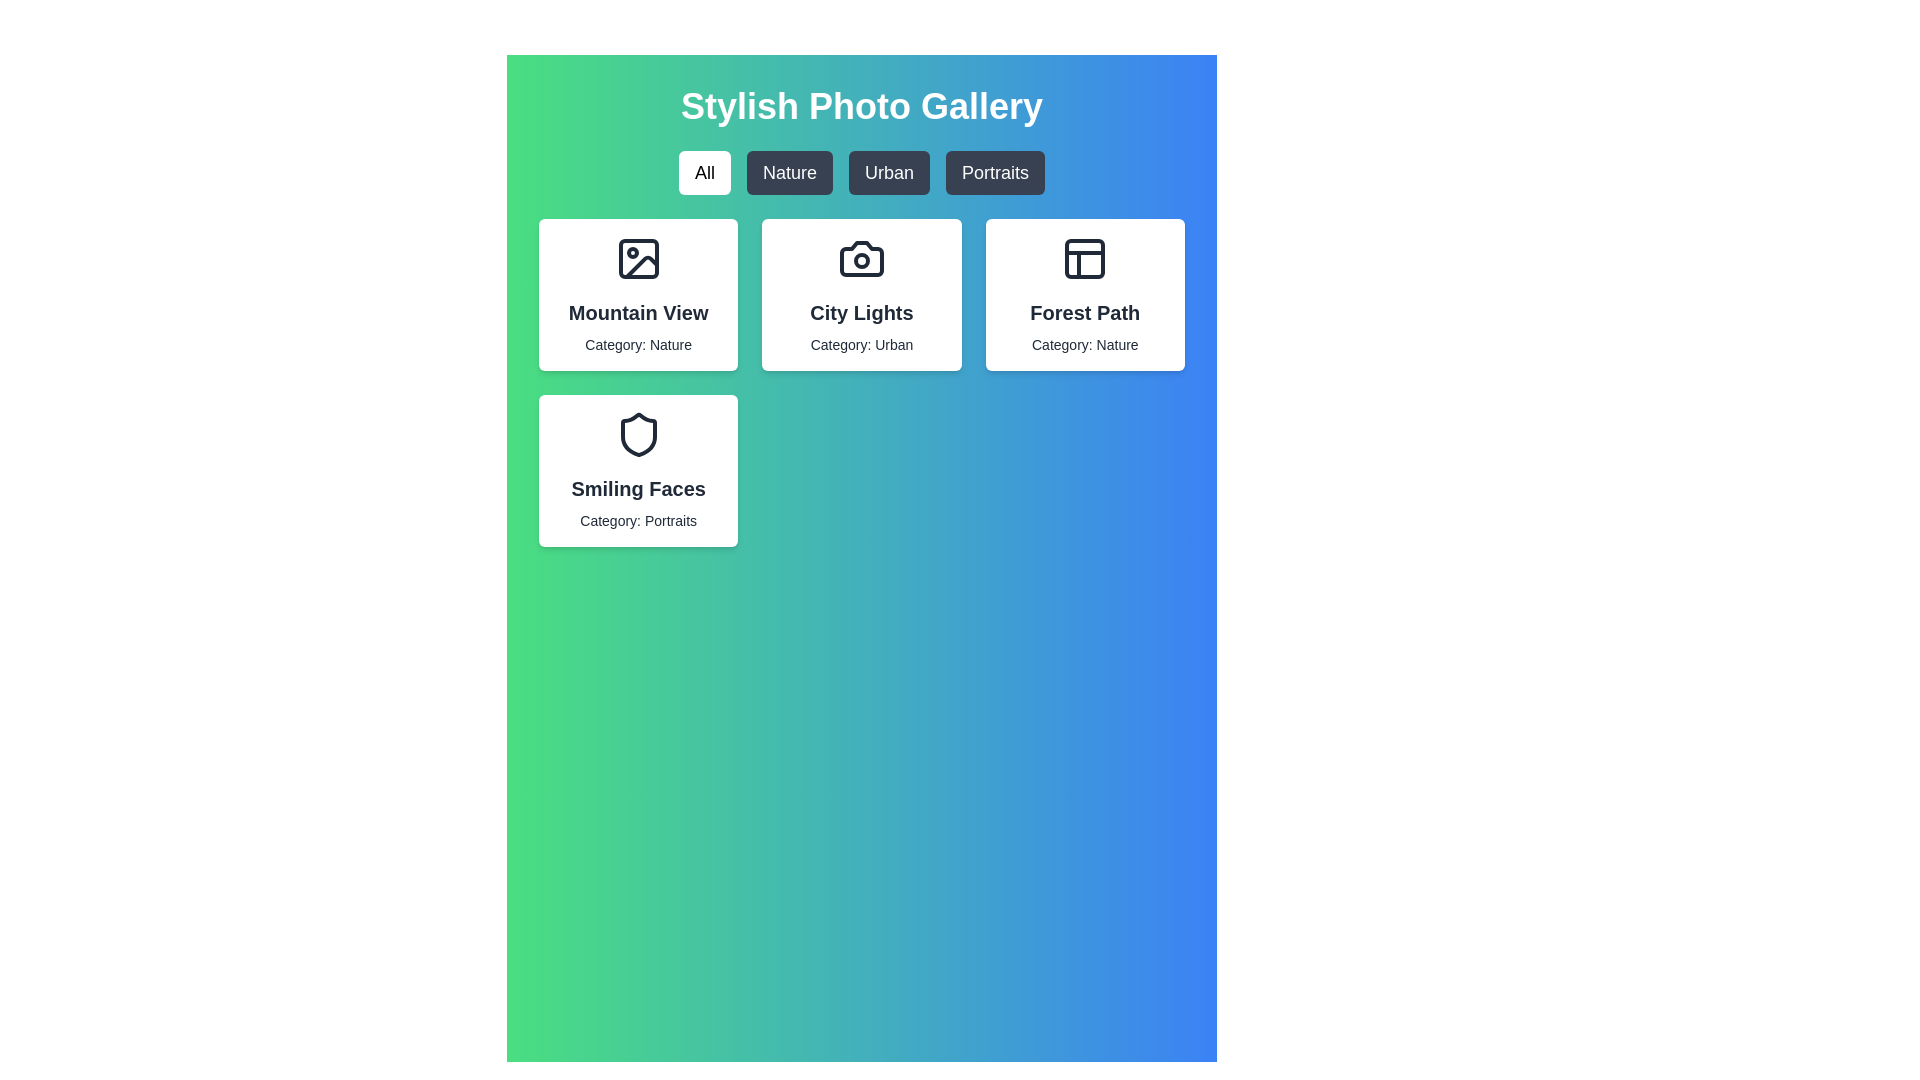 Image resolution: width=1920 pixels, height=1080 pixels. What do you see at coordinates (862, 312) in the screenshot?
I see `the 'City Lights' text label, which is styled in bold and centered, located within the second card of the grid layout, above the 'Category: Urban' text` at bounding box center [862, 312].